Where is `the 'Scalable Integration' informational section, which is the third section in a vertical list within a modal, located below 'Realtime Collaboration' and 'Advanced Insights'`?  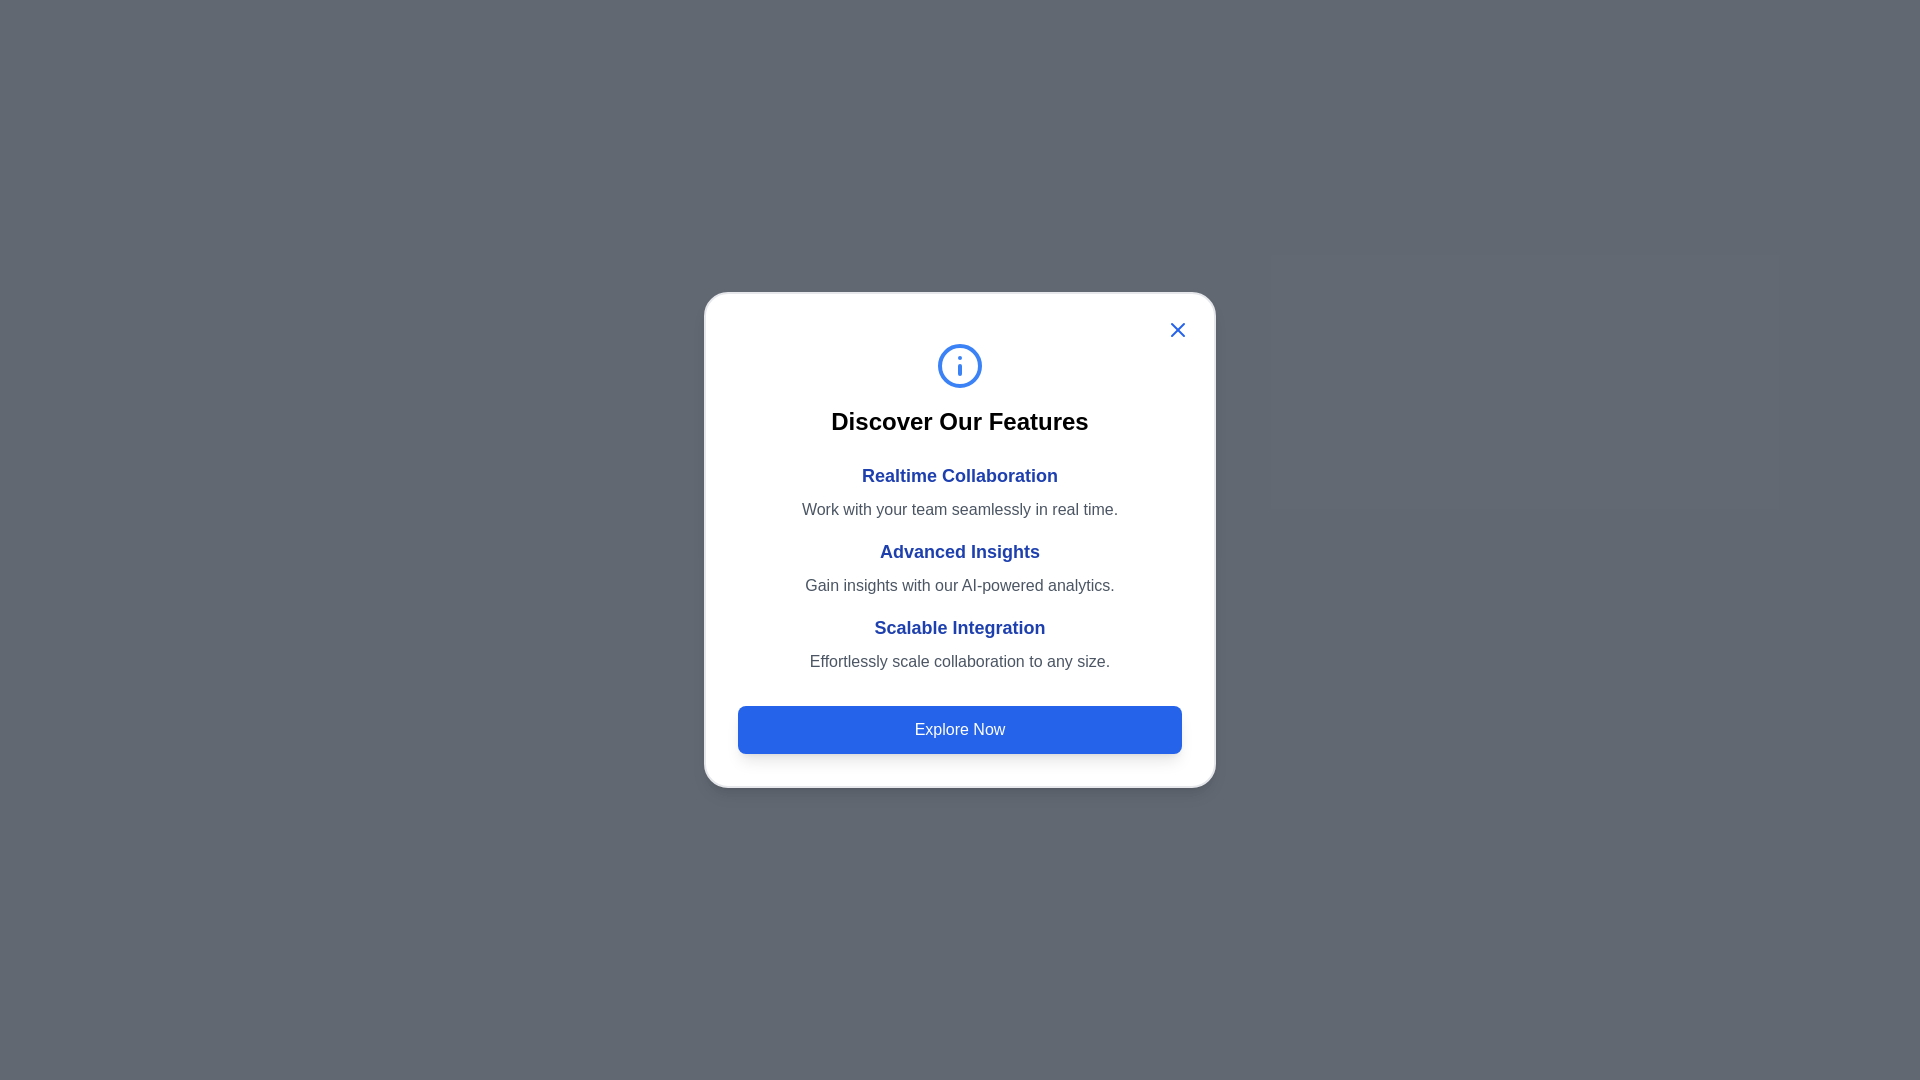
the 'Scalable Integration' informational section, which is the third section in a vertical list within a modal, located below 'Realtime Collaboration' and 'Advanced Insights' is located at coordinates (960, 644).